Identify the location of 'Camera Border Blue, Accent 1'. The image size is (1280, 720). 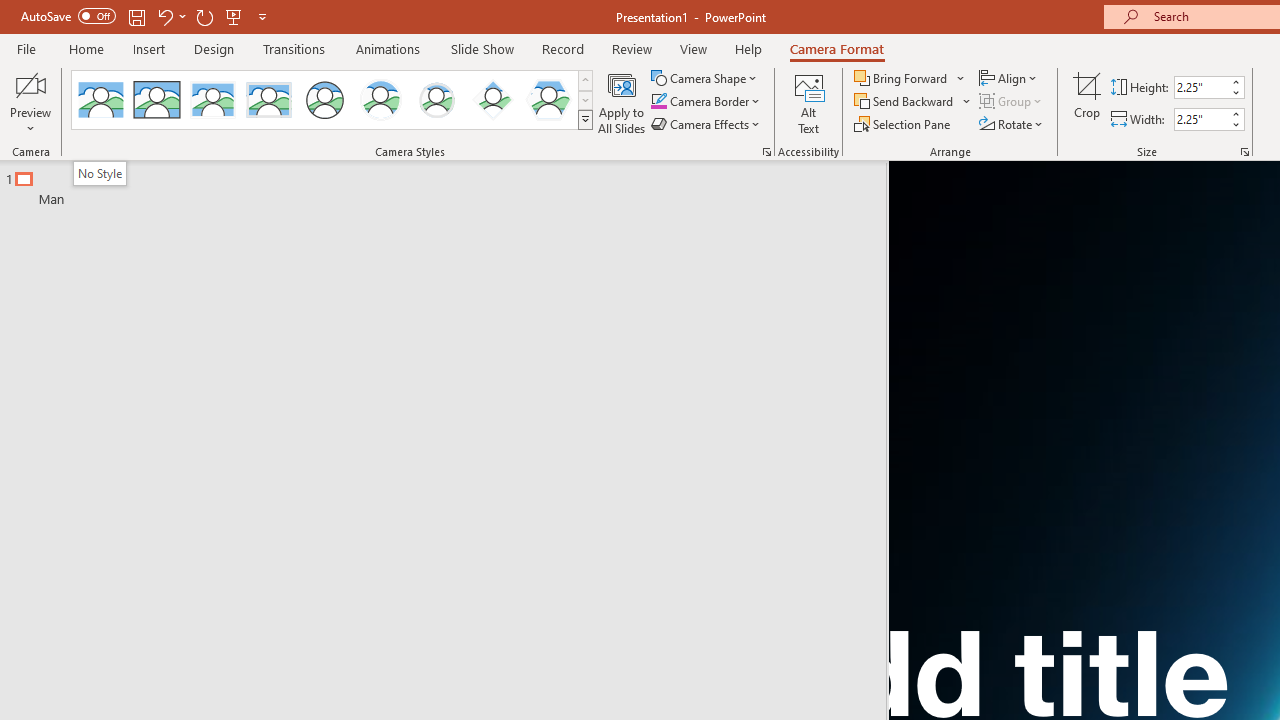
(658, 101).